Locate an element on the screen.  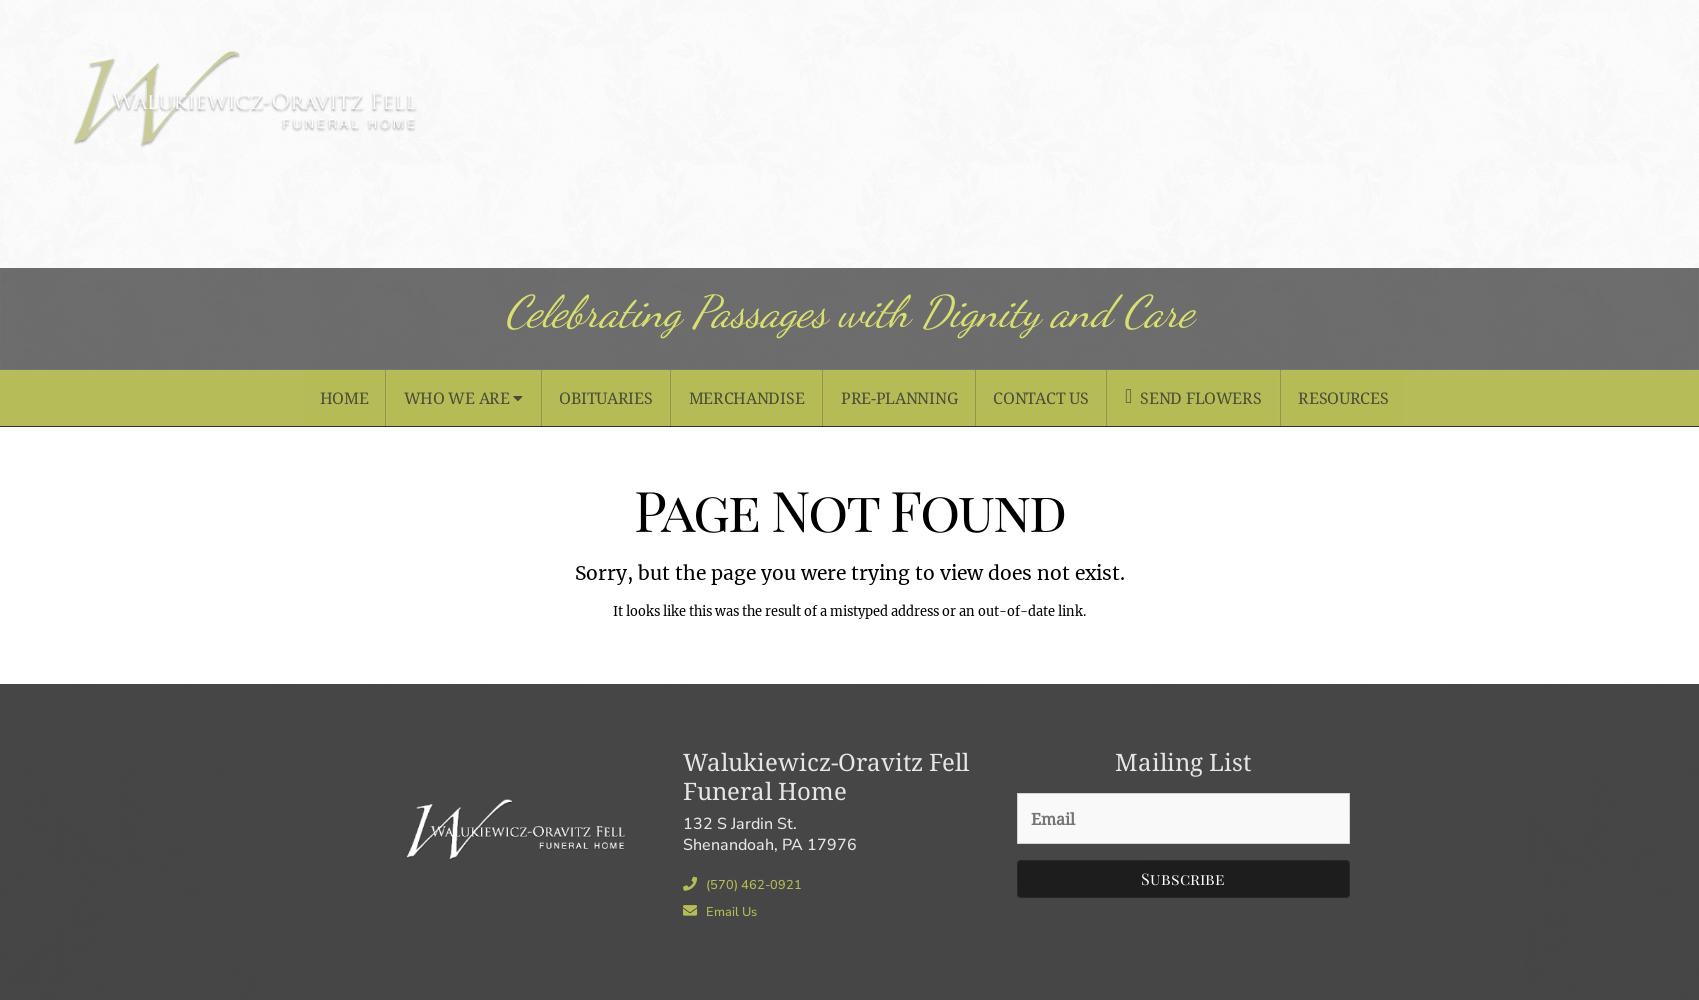
'Walukiewicz-Oravitz Fell Funeral Home' is located at coordinates (681, 775).